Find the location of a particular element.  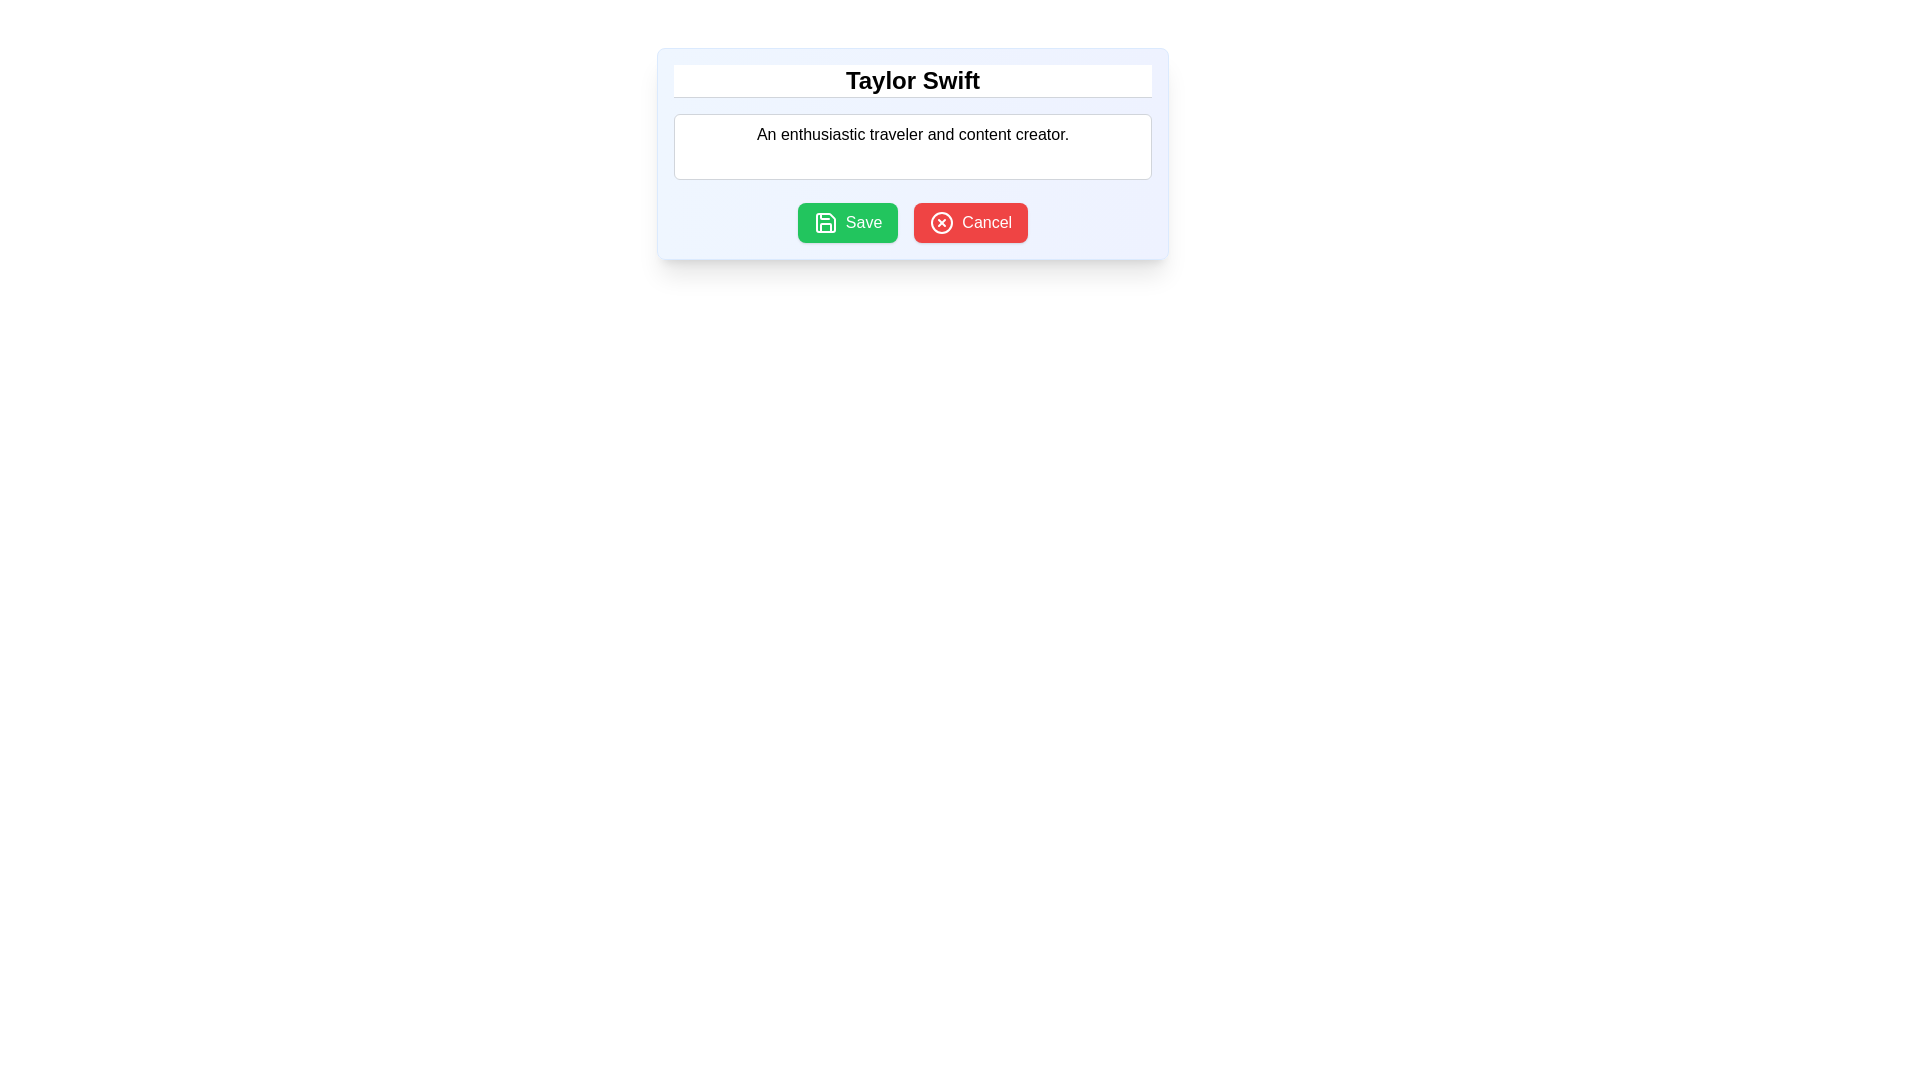

the text area below the title 'Taylor Swift' is located at coordinates (911, 145).